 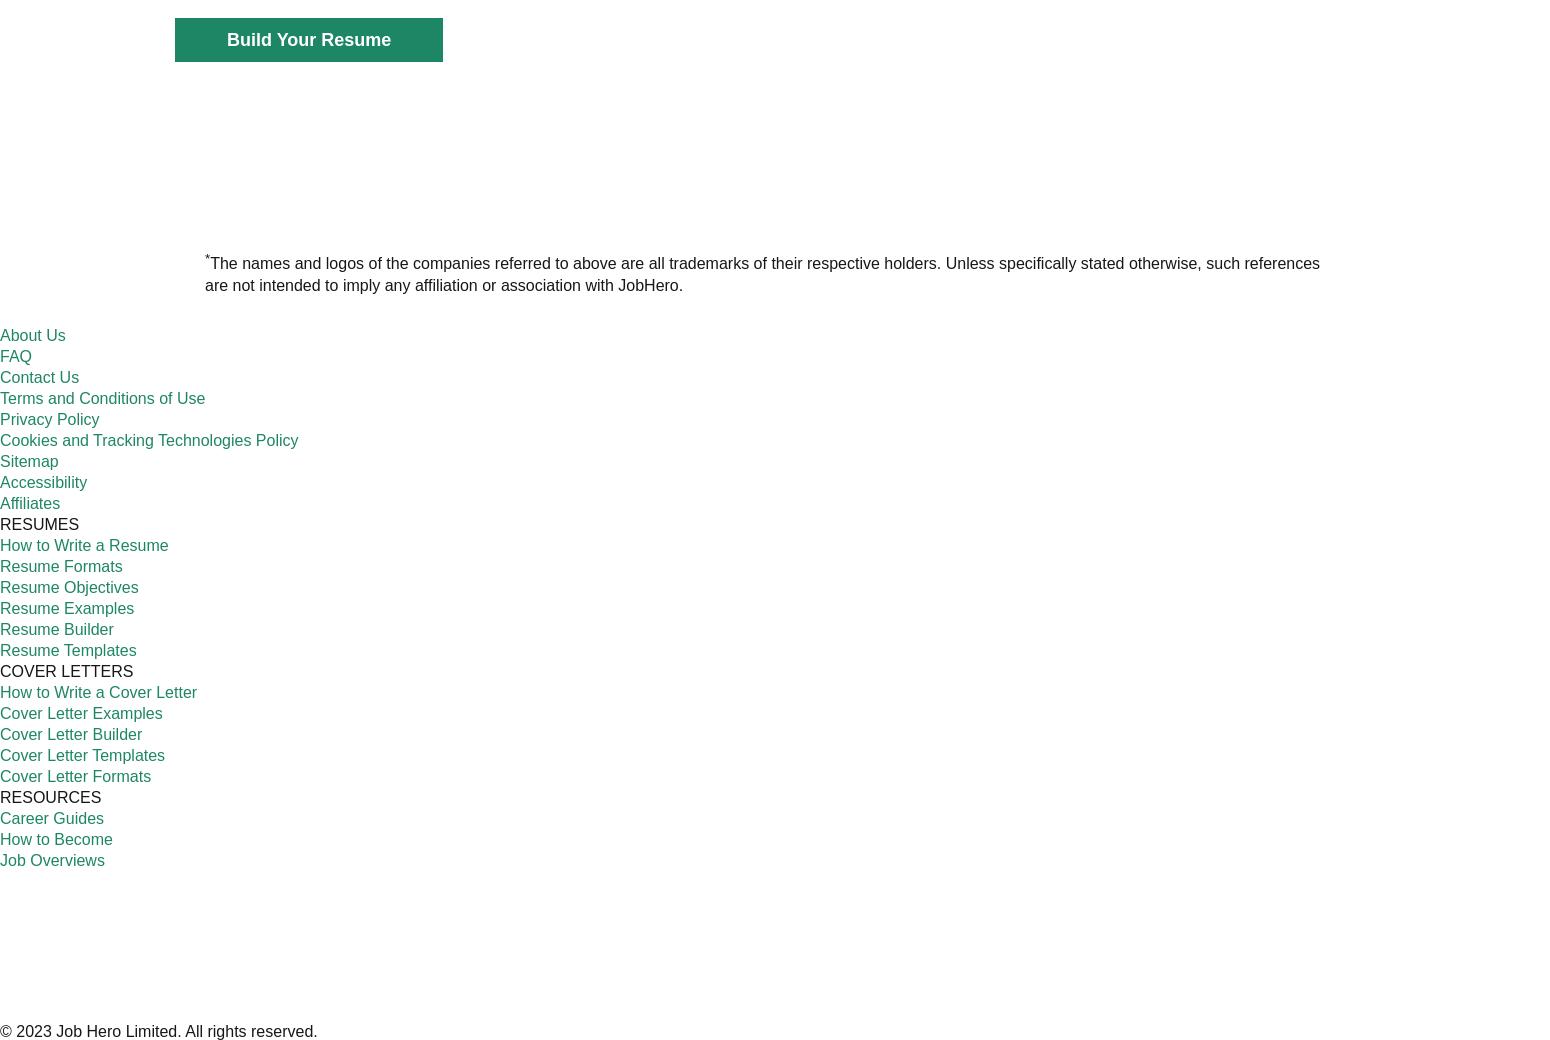 I want to click on 'See more', so click(x=640, y=474).